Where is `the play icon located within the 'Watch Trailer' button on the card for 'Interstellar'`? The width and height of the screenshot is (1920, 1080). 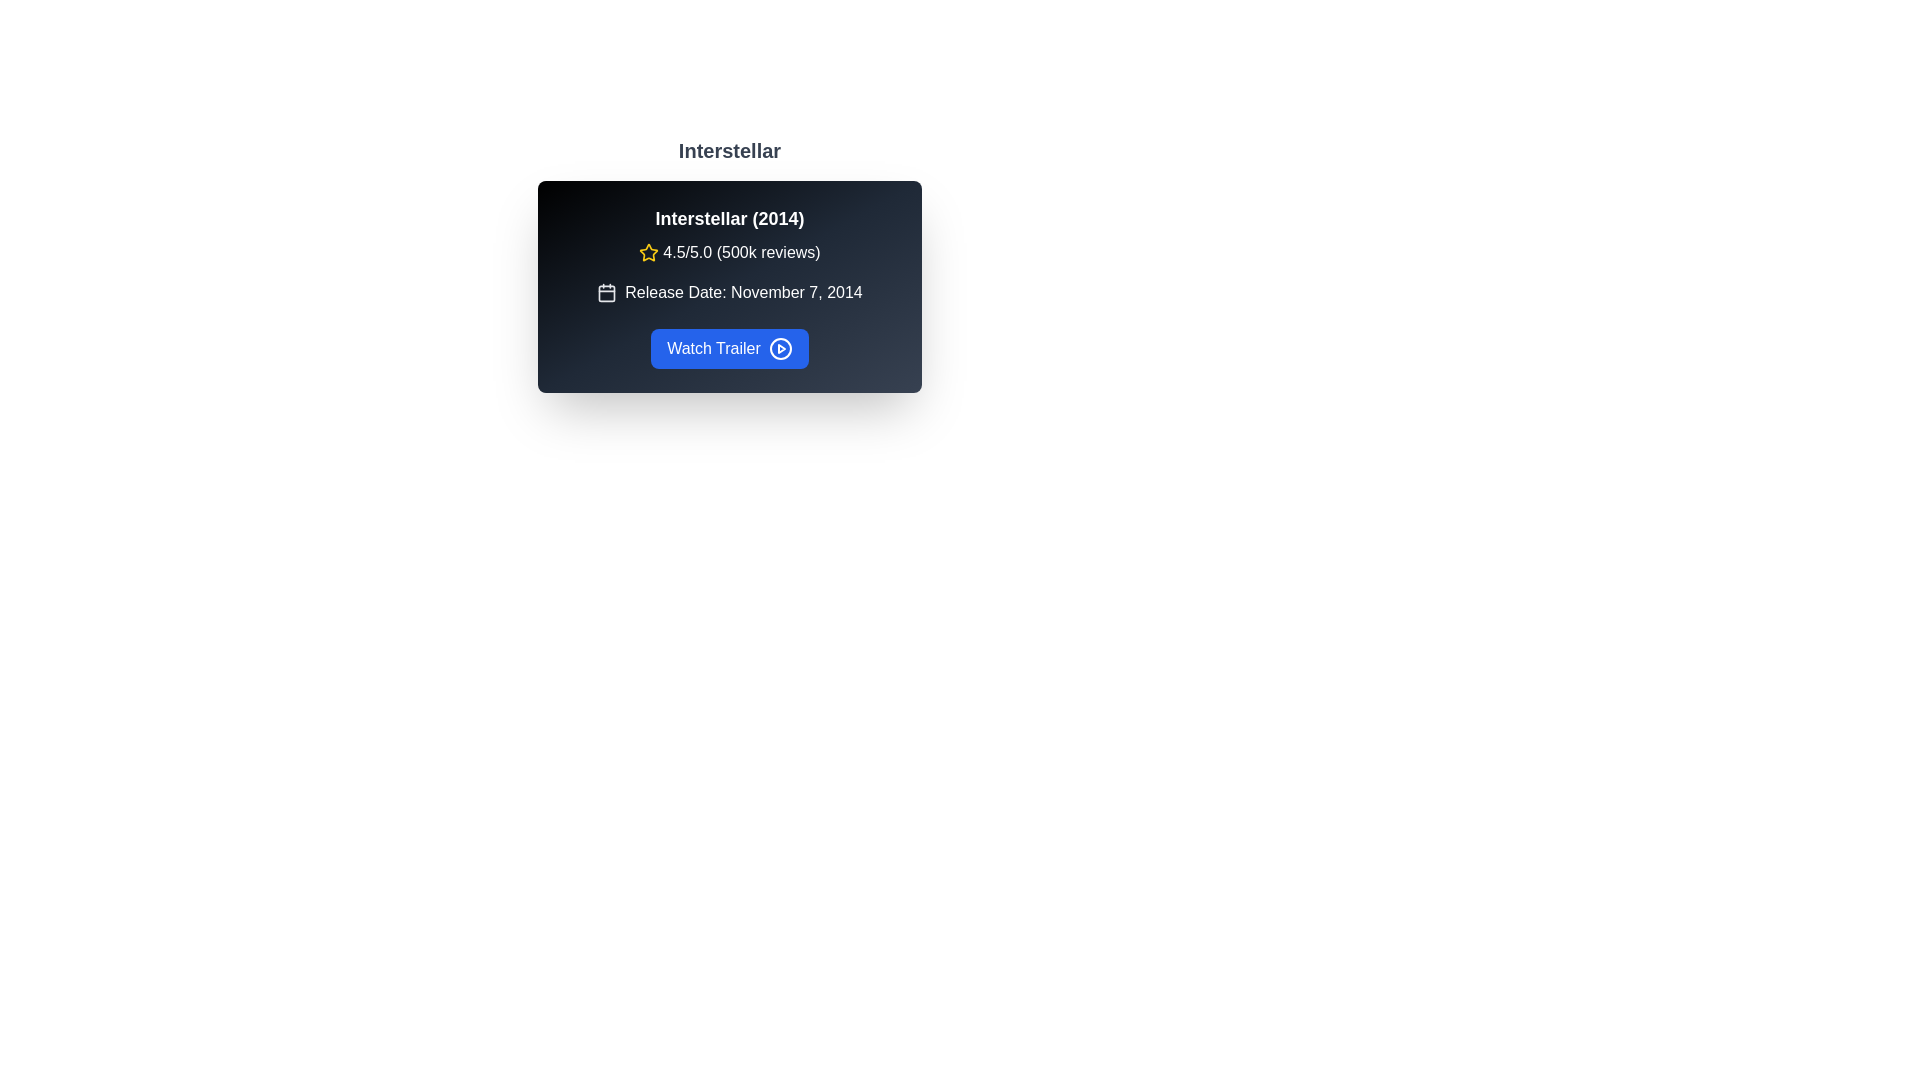
the play icon located within the 'Watch Trailer' button on the card for 'Interstellar' is located at coordinates (779, 347).